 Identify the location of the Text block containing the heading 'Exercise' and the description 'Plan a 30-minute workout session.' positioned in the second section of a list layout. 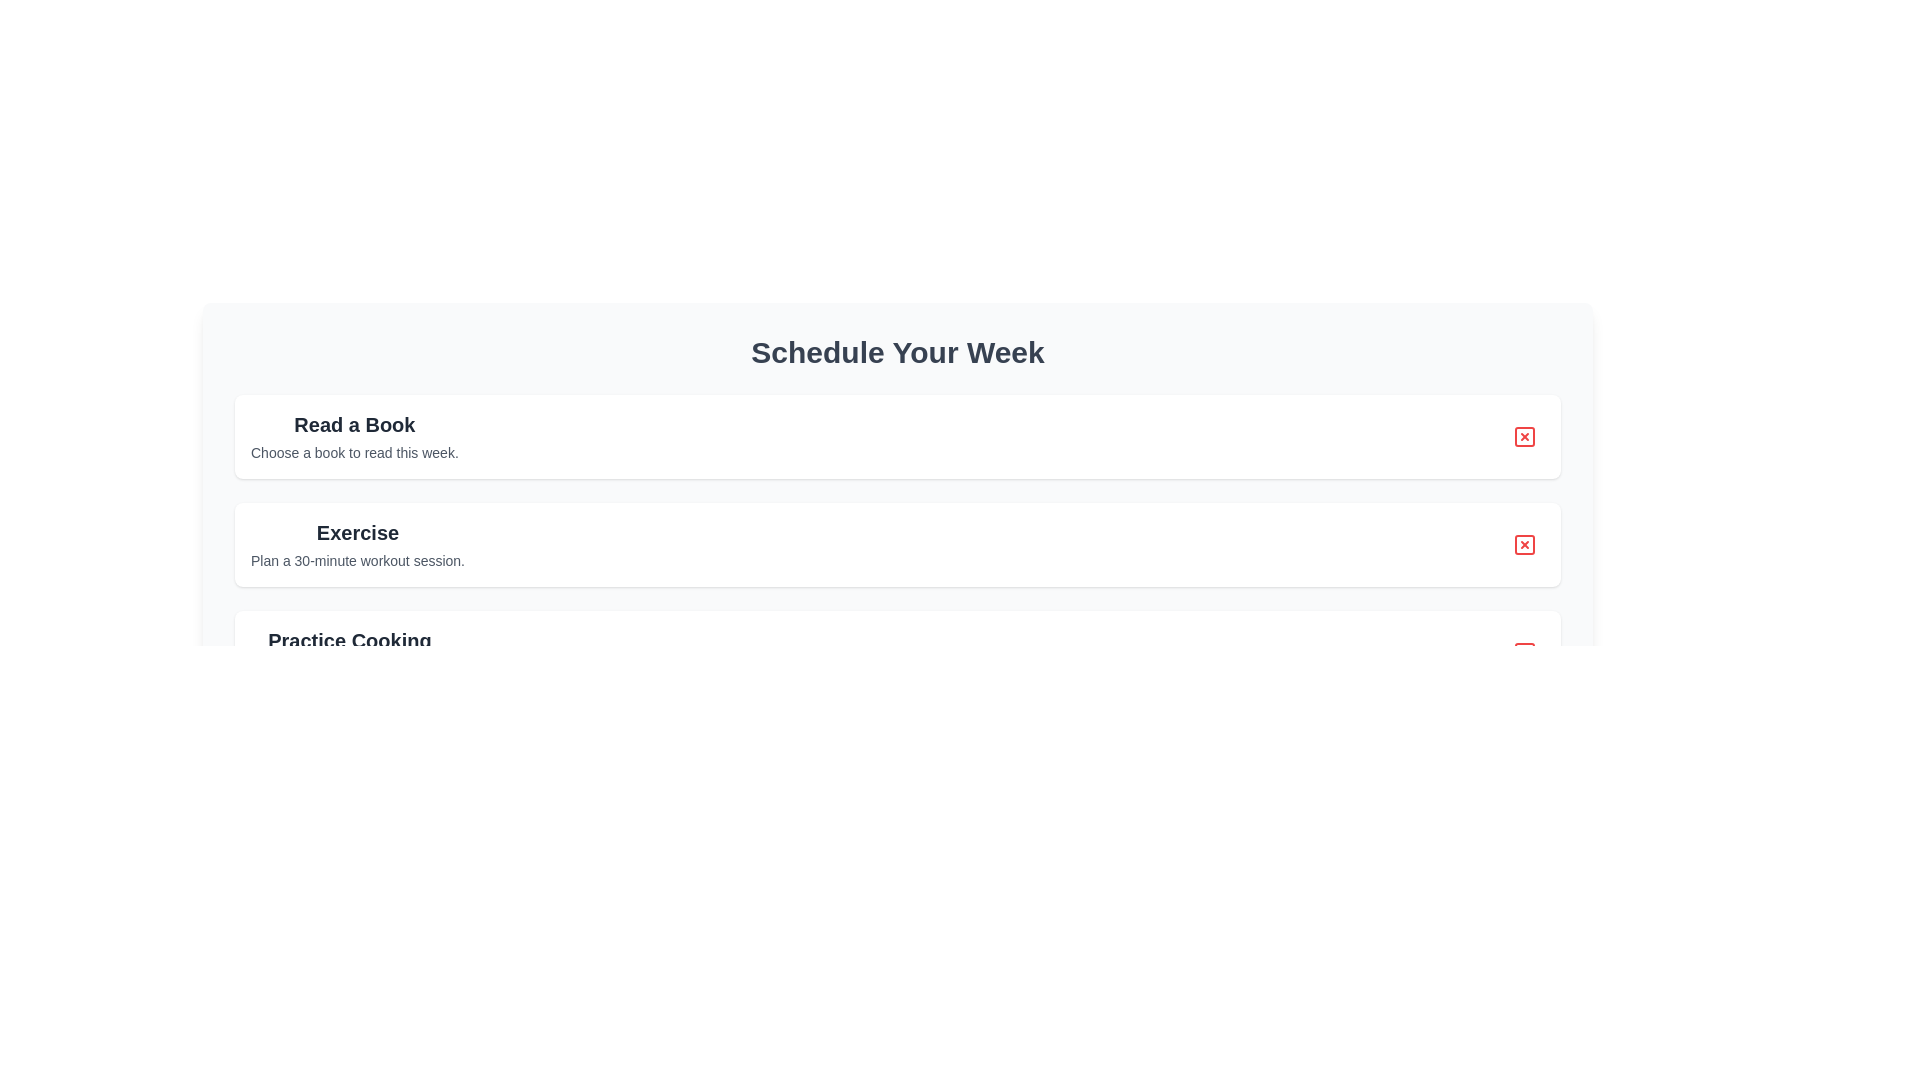
(358, 544).